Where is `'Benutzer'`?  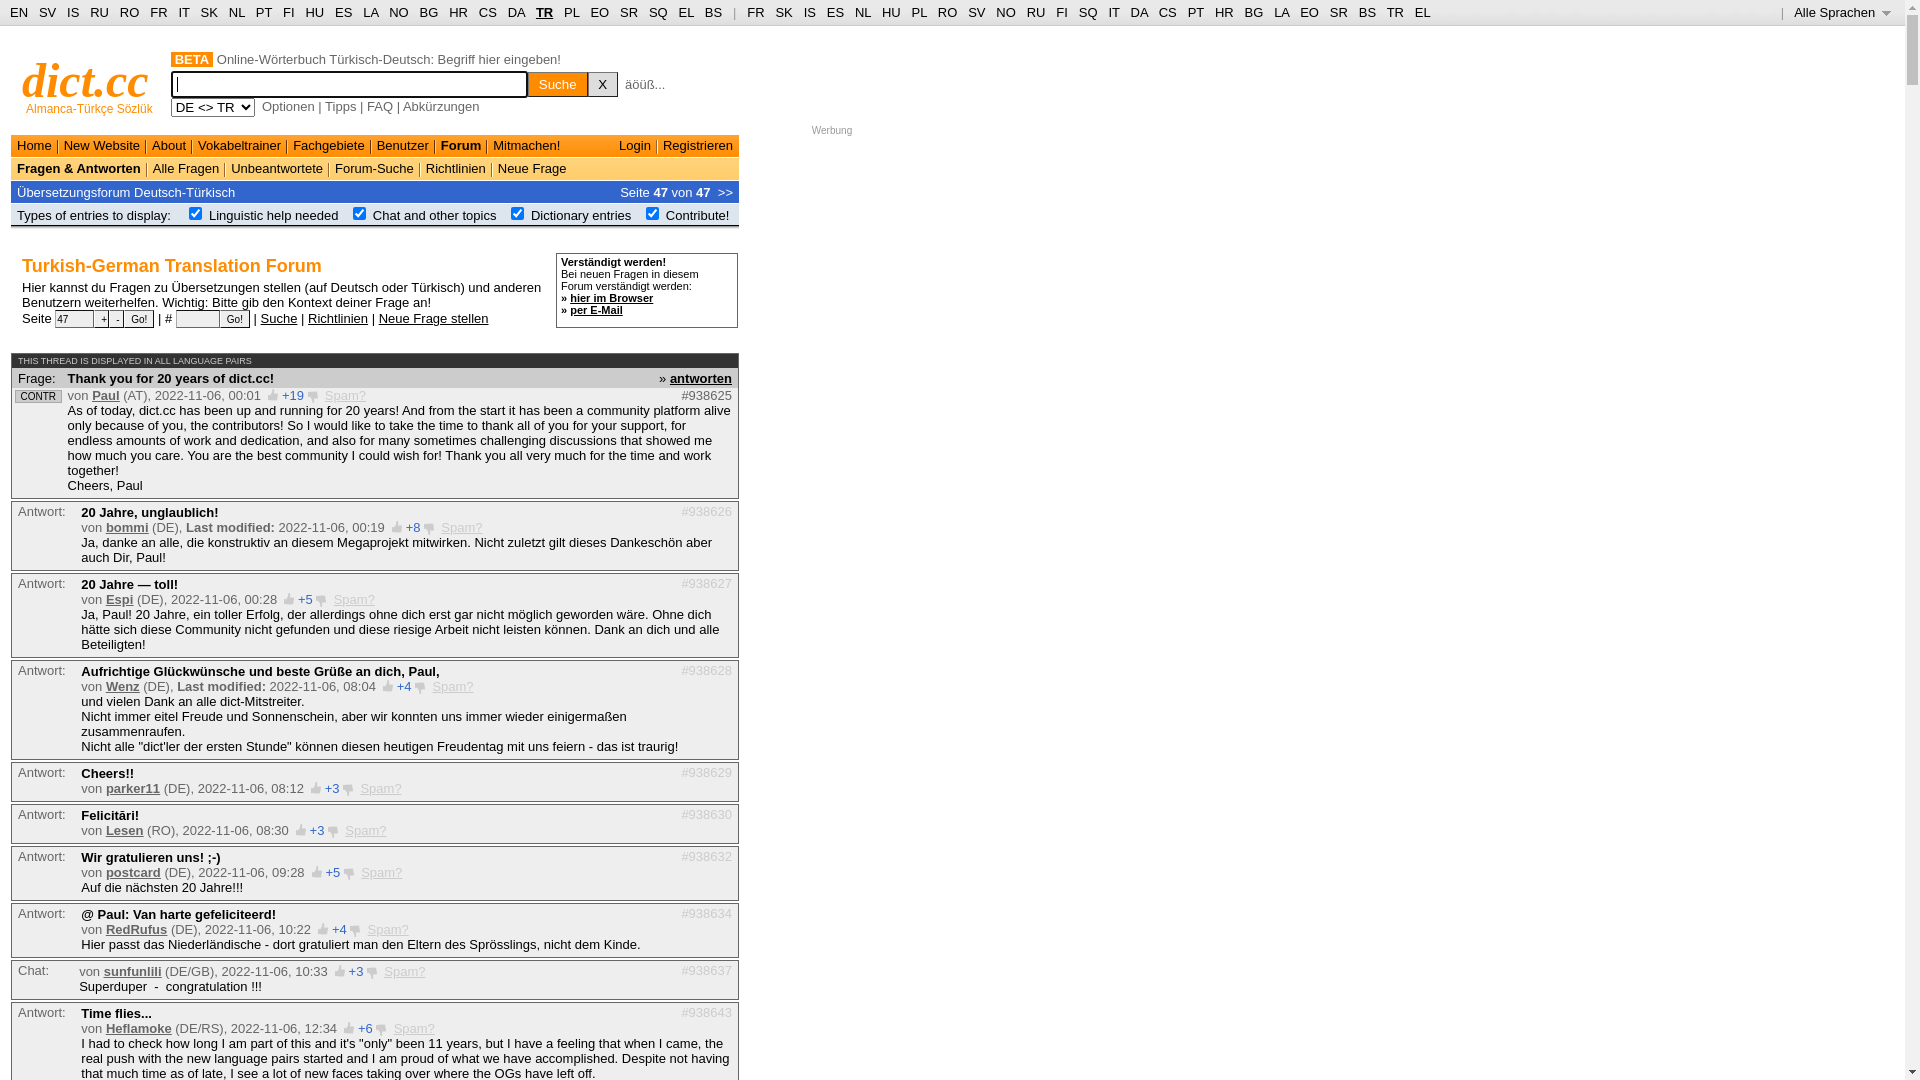 'Benutzer' is located at coordinates (402, 144).